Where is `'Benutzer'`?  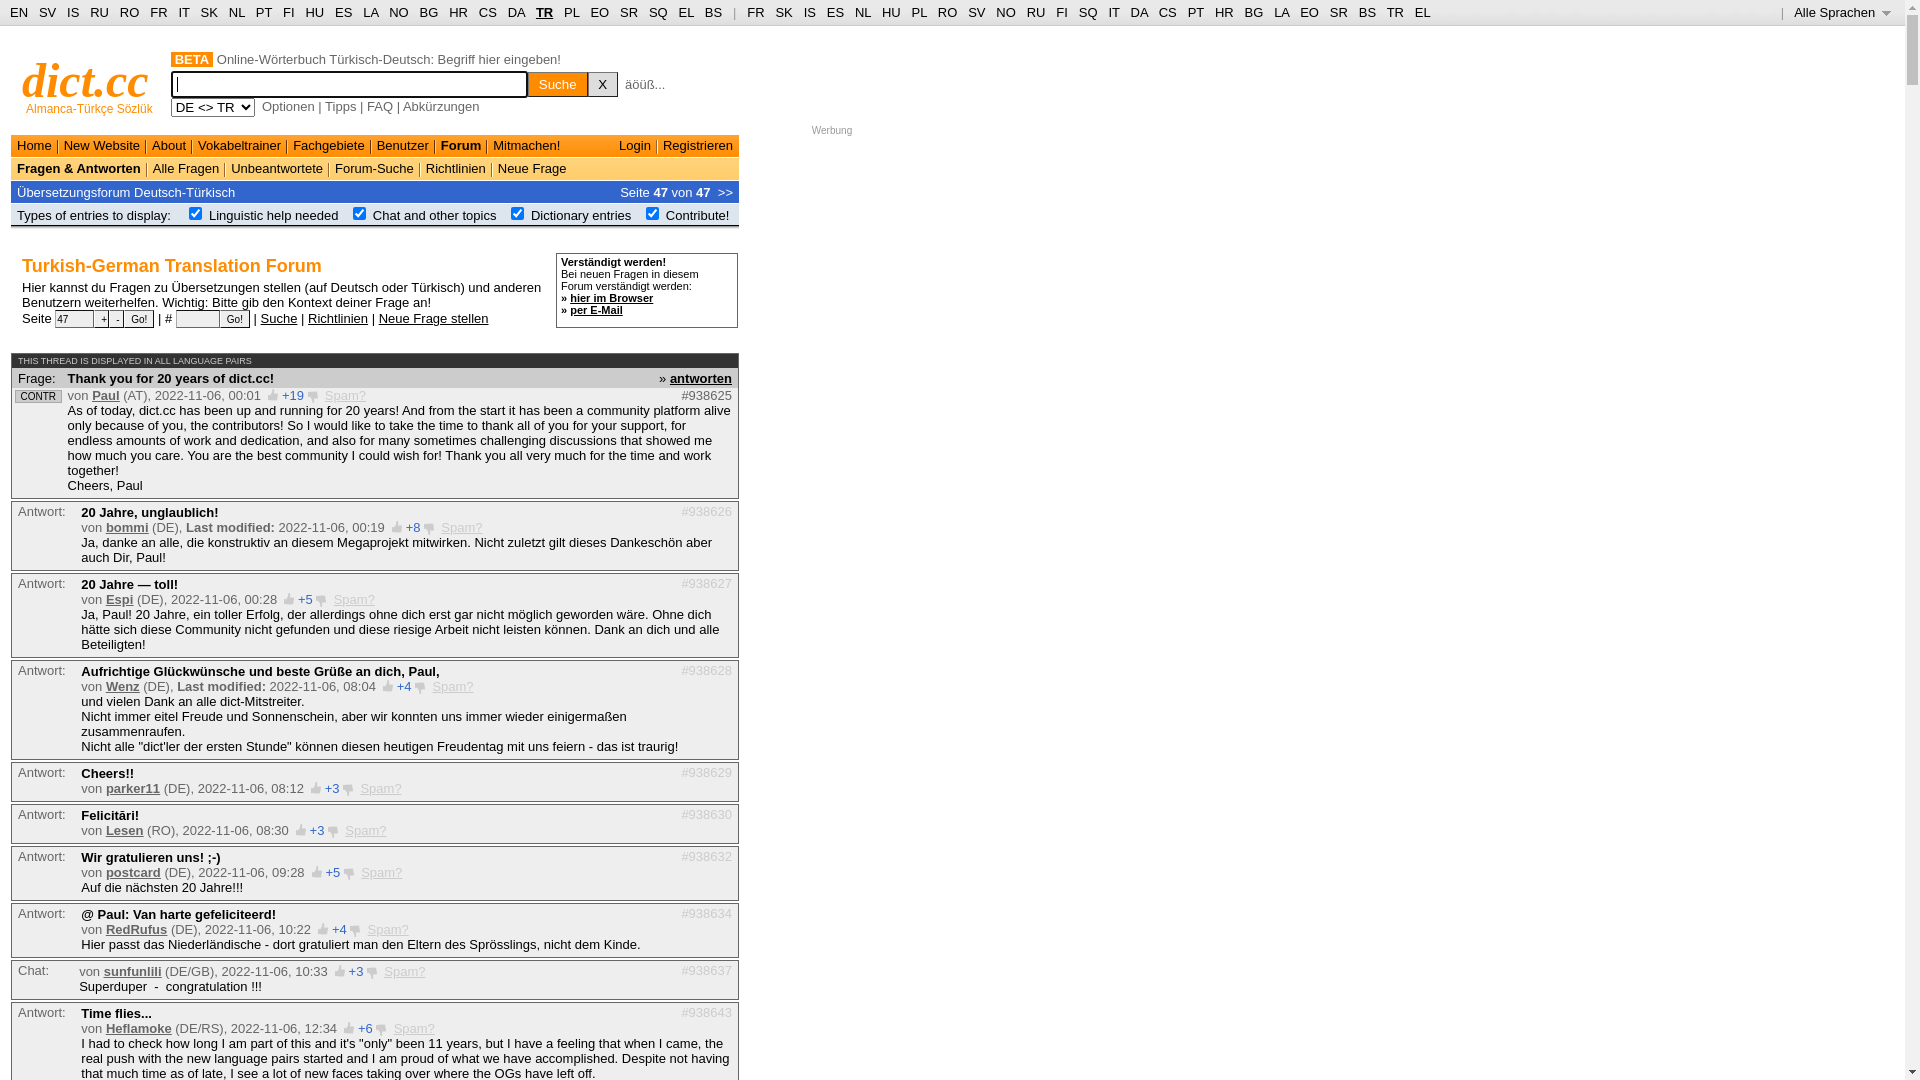 'Benutzer' is located at coordinates (402, 144).